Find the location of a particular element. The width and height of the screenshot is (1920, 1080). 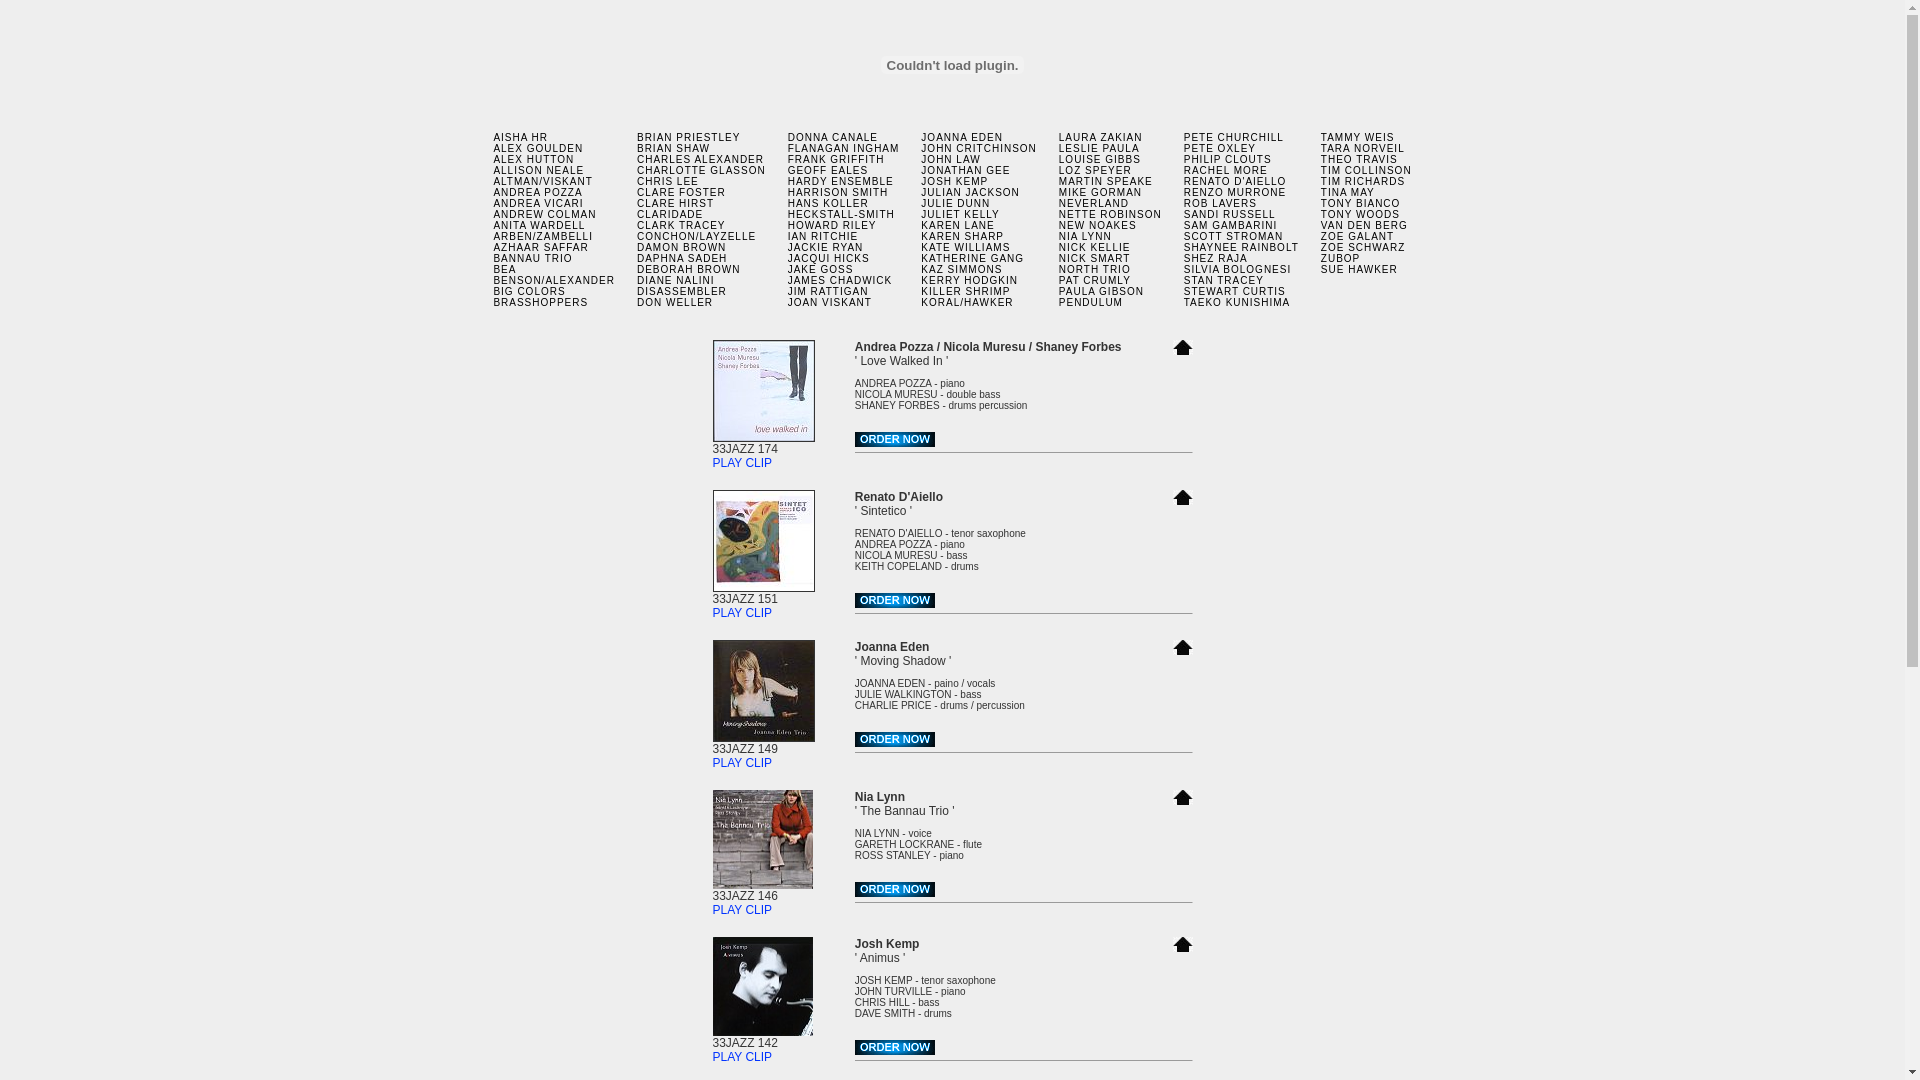

'KAZ SIMMONS' is located at coordinates (961, 268).